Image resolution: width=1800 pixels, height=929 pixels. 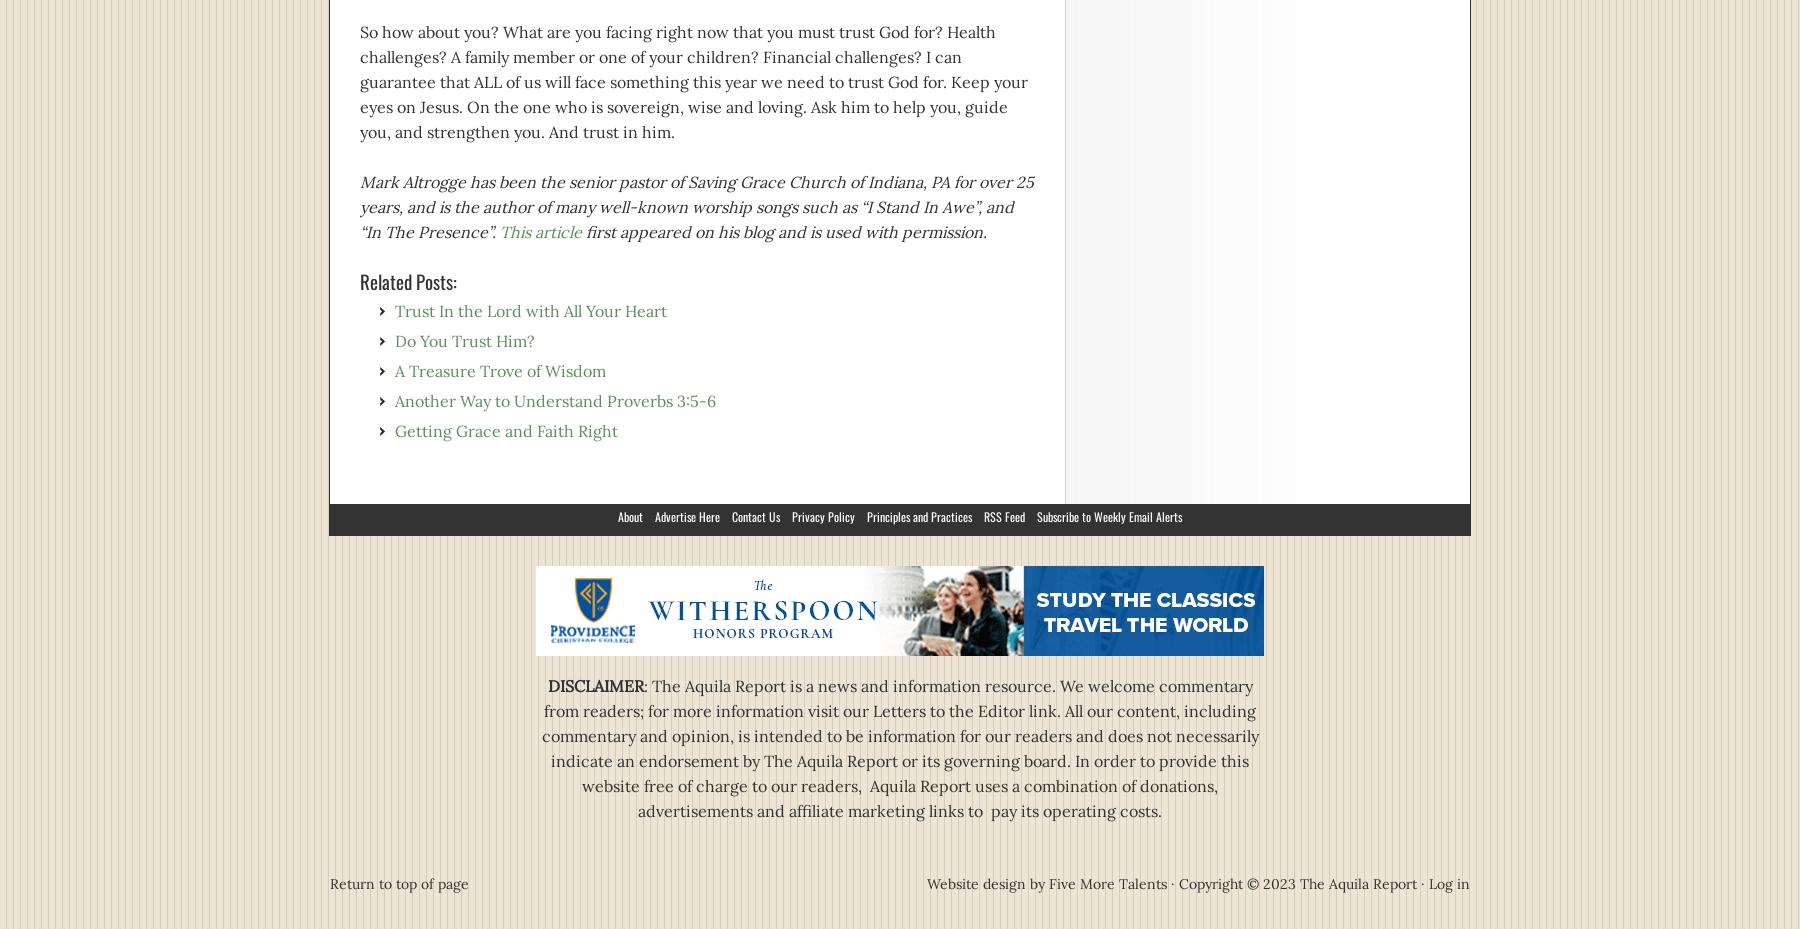 I want to click on 'A Treasure Trove of Wisdom', so click(x=394, y=371).